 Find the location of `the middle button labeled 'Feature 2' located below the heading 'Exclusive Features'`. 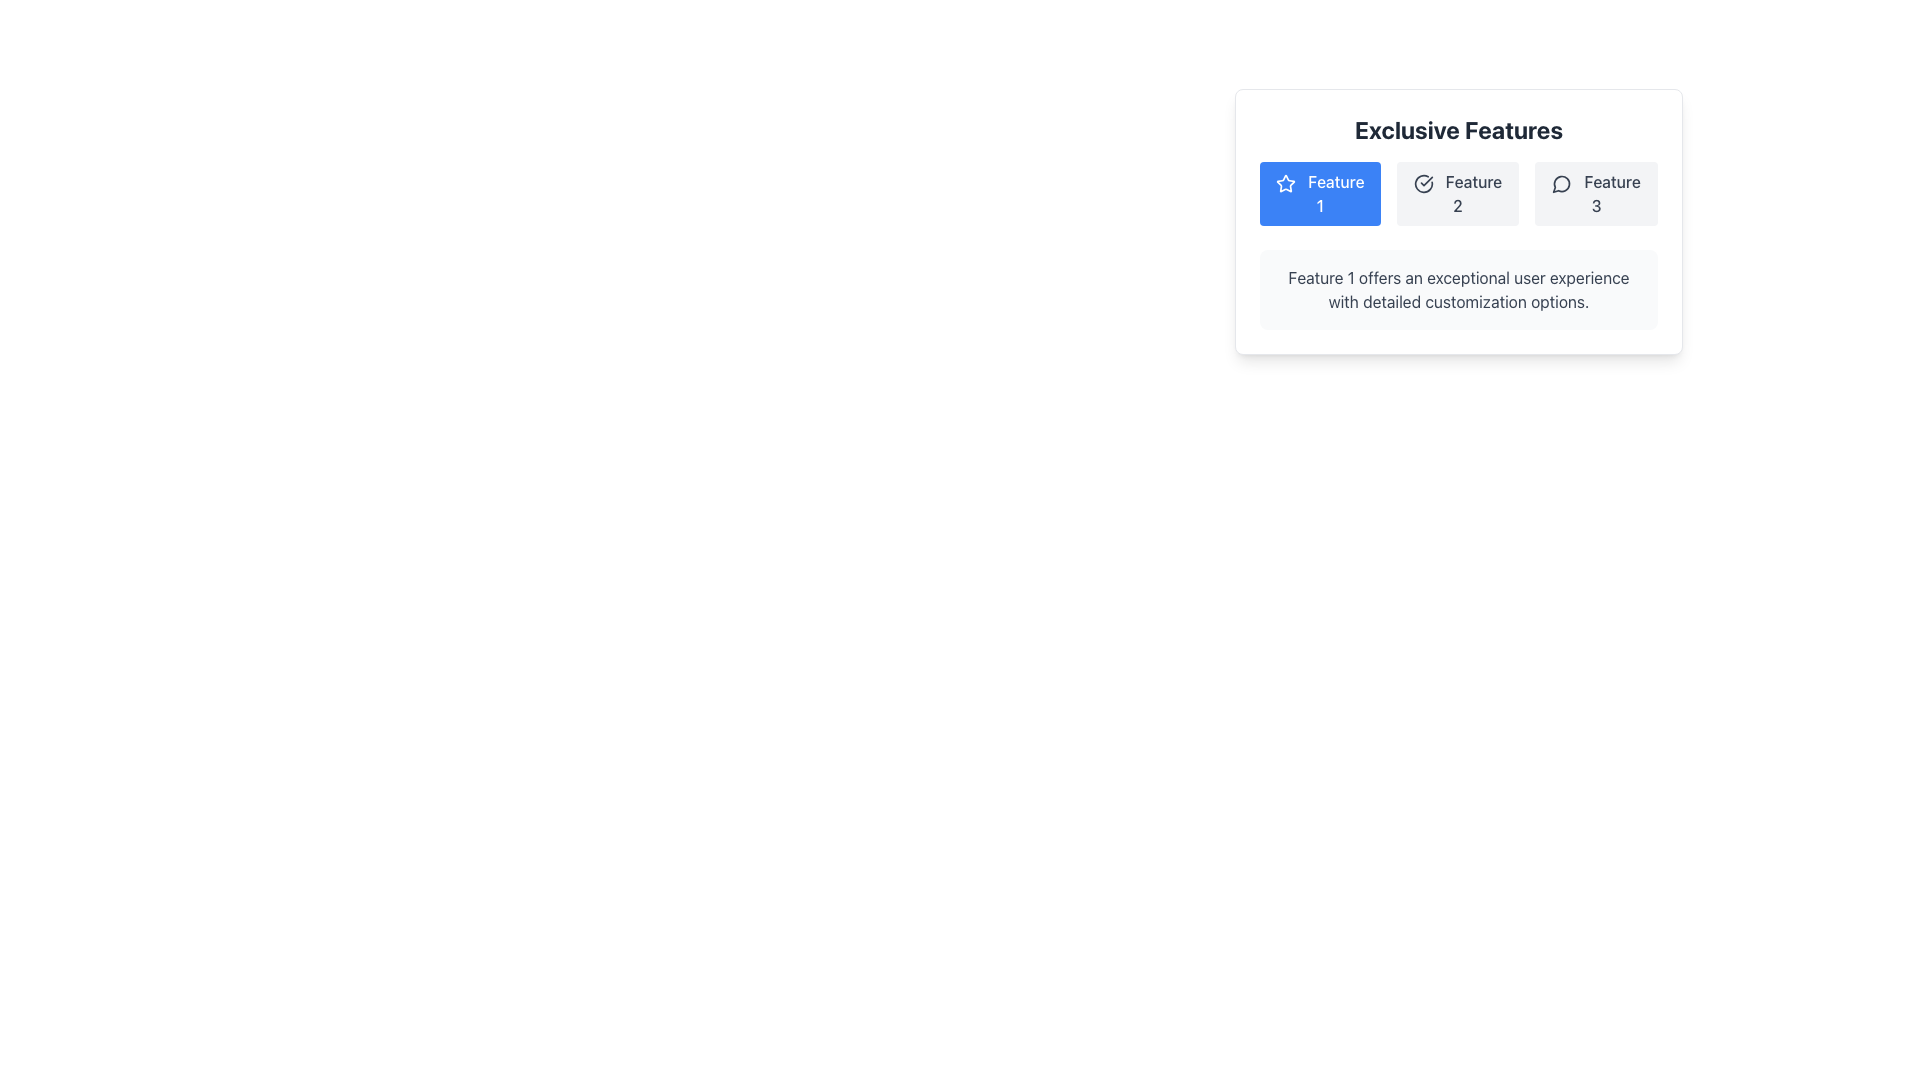

the middle button labeled 'Feature 2' located below the heading 'Exclusive Features' is located at coordinates (1459, 193).